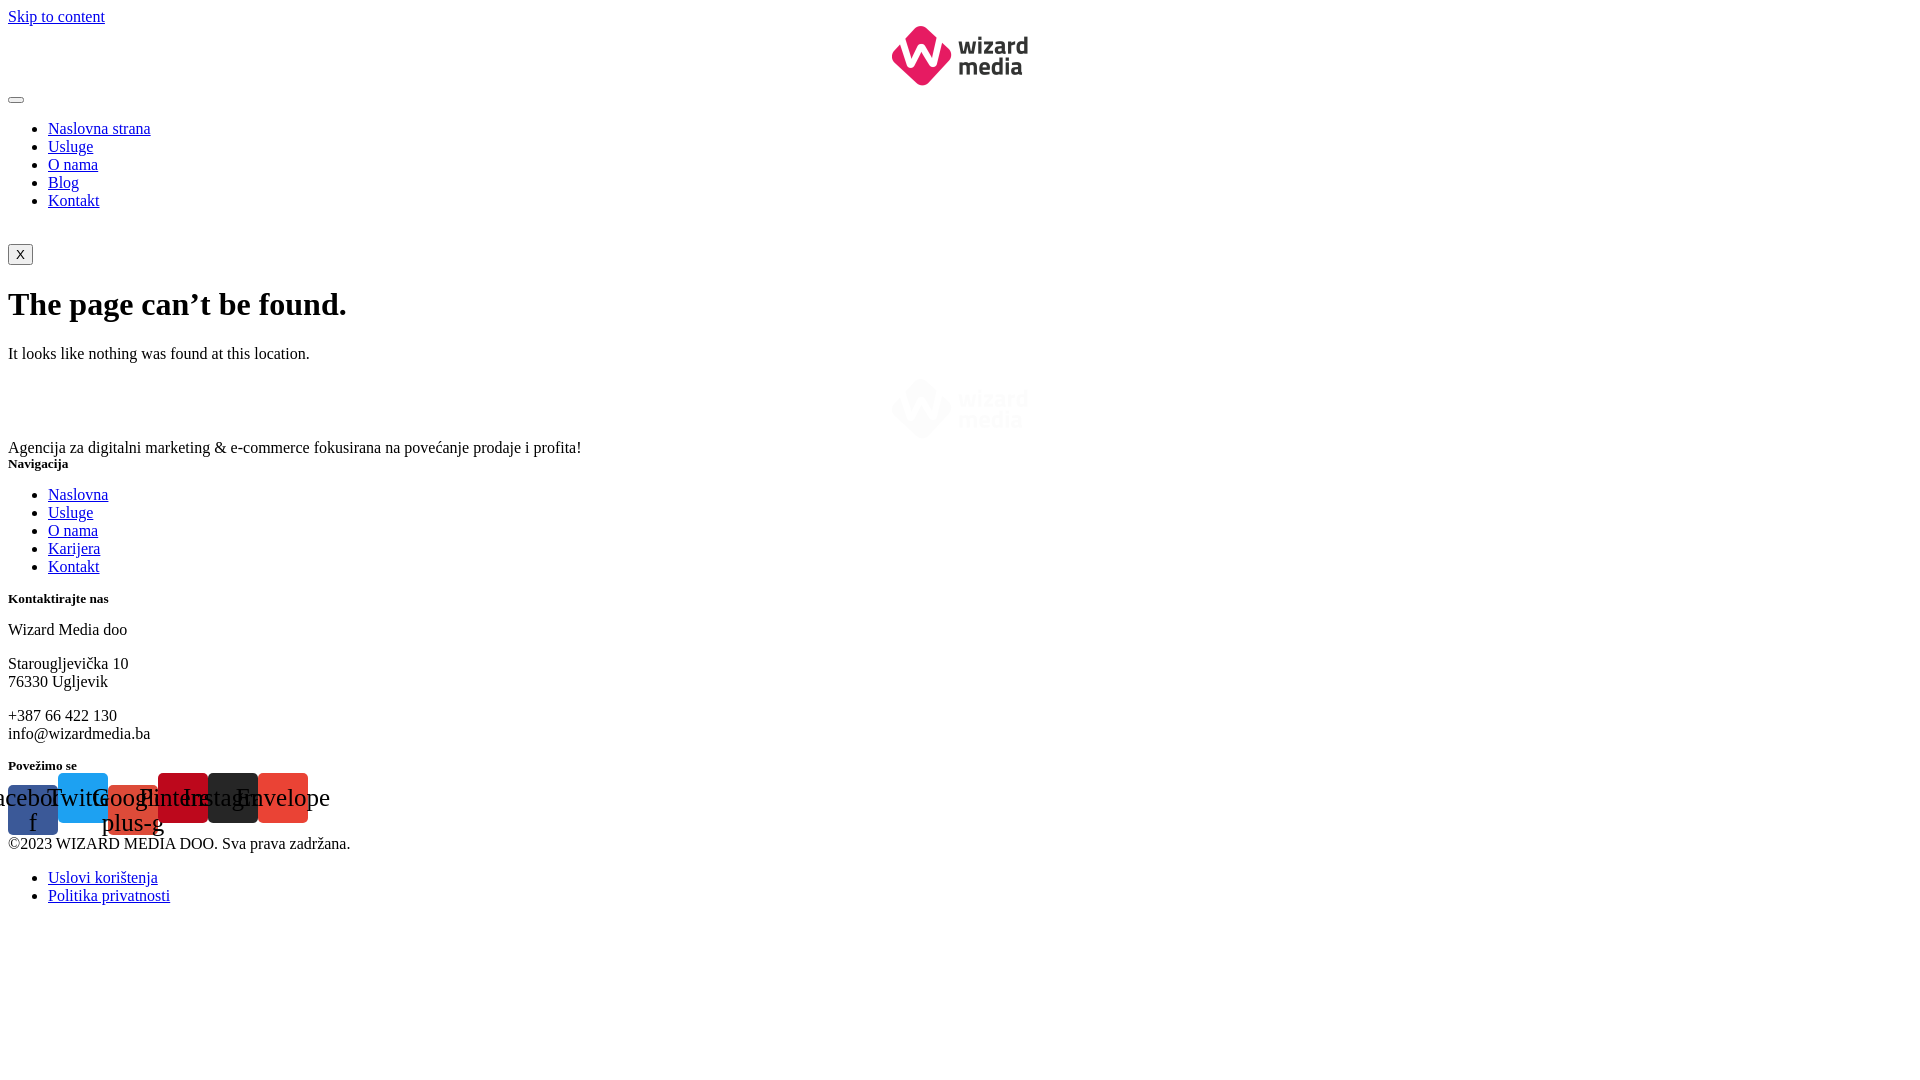 The image size is (1920, 1080). I want to click on 'wizardmedia-logo', so click(960, 55).